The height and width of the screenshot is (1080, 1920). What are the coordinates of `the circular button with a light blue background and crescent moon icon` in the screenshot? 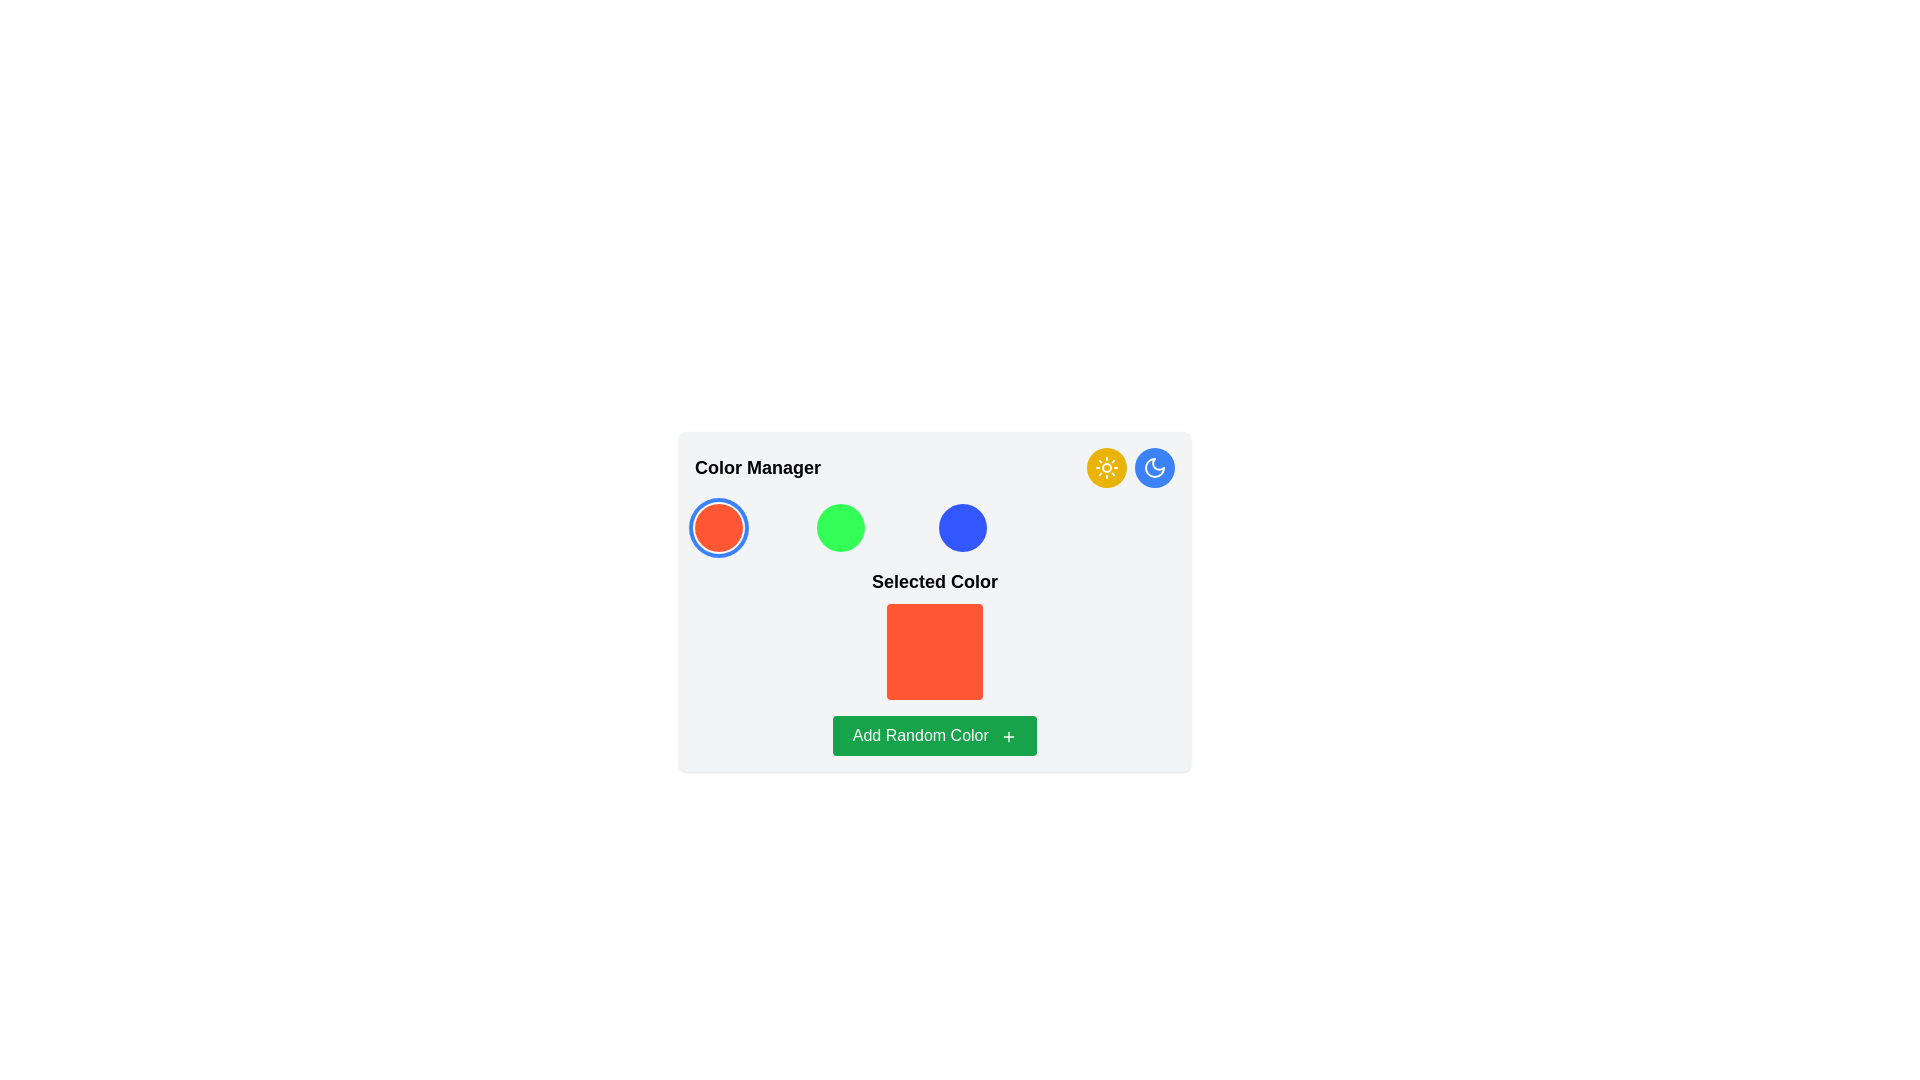 It's located at (1155, 467).